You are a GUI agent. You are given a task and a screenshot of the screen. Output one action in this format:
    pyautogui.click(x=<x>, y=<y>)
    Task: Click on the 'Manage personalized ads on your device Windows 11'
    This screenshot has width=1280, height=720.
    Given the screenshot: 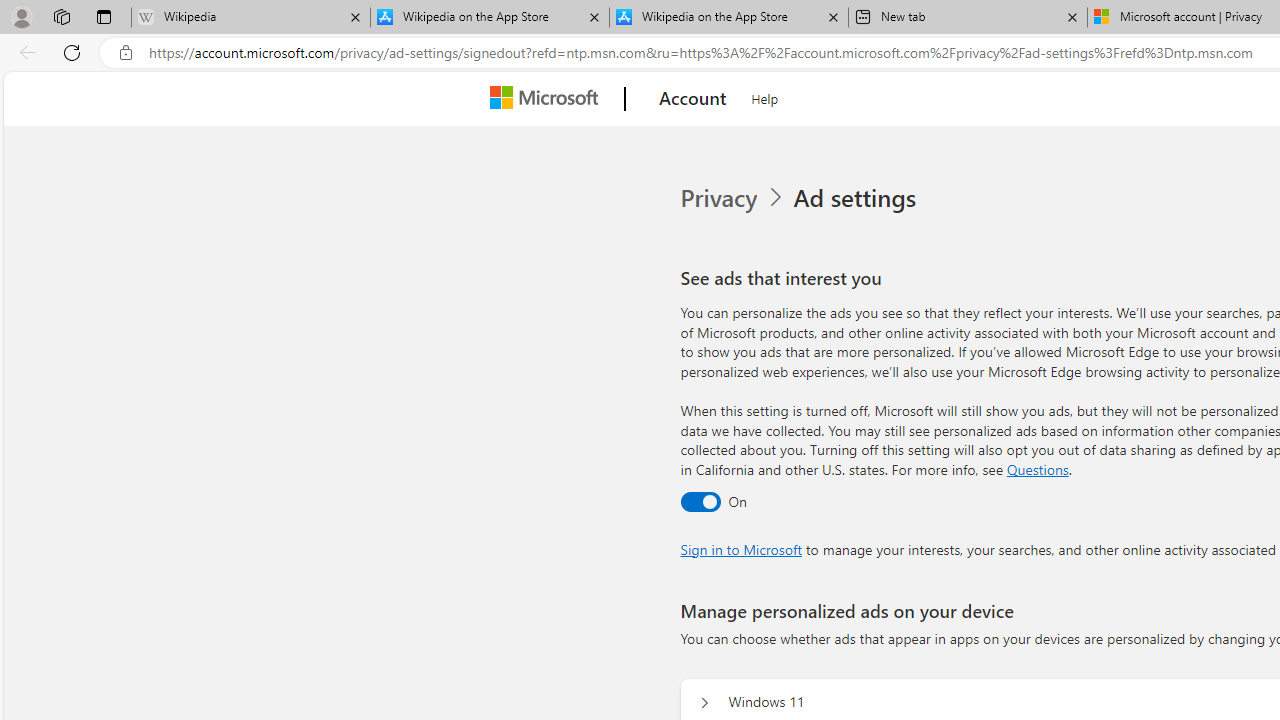 What is the action you would take?
    pyautogui.click(x=704, y=702)
    